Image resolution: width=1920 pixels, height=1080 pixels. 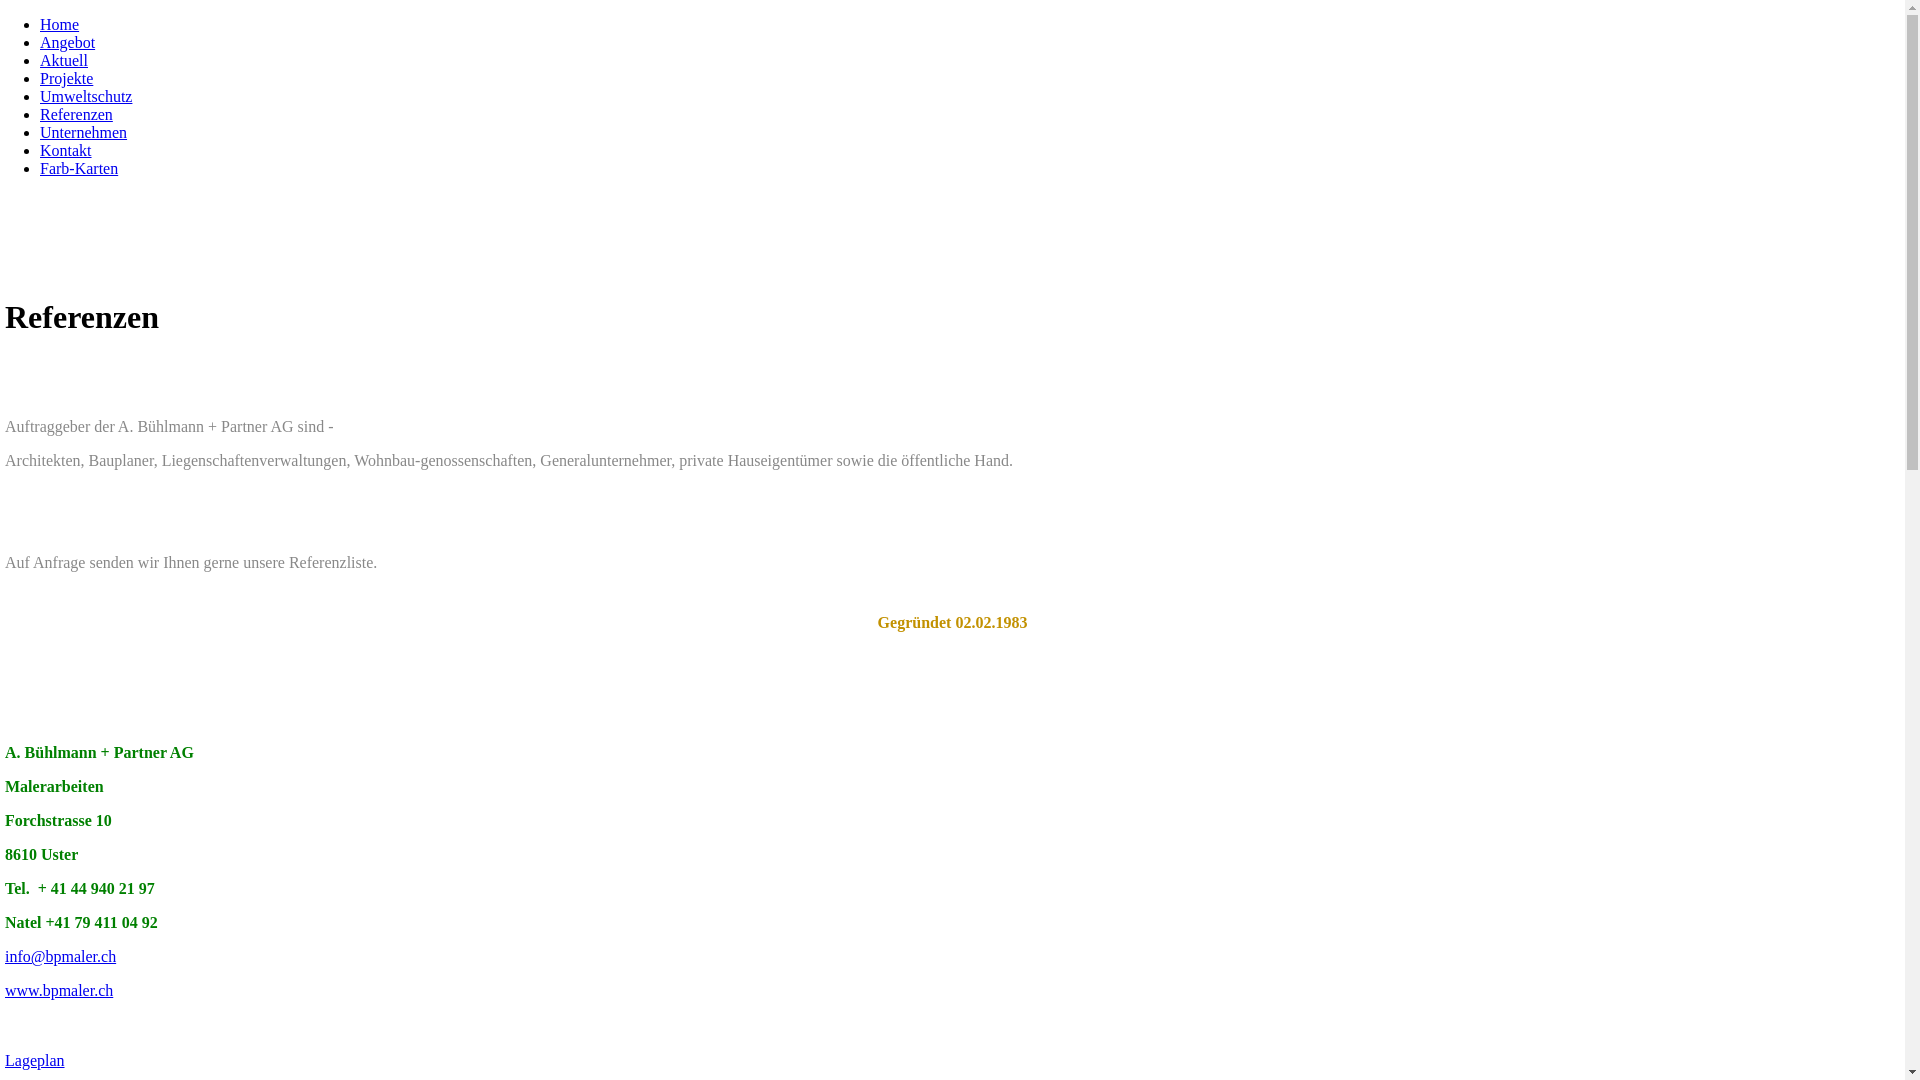 What do you see at coordinates (39, 59) in the screenshot?
I see `'Aktuell'` at bounding box center [39, 59].